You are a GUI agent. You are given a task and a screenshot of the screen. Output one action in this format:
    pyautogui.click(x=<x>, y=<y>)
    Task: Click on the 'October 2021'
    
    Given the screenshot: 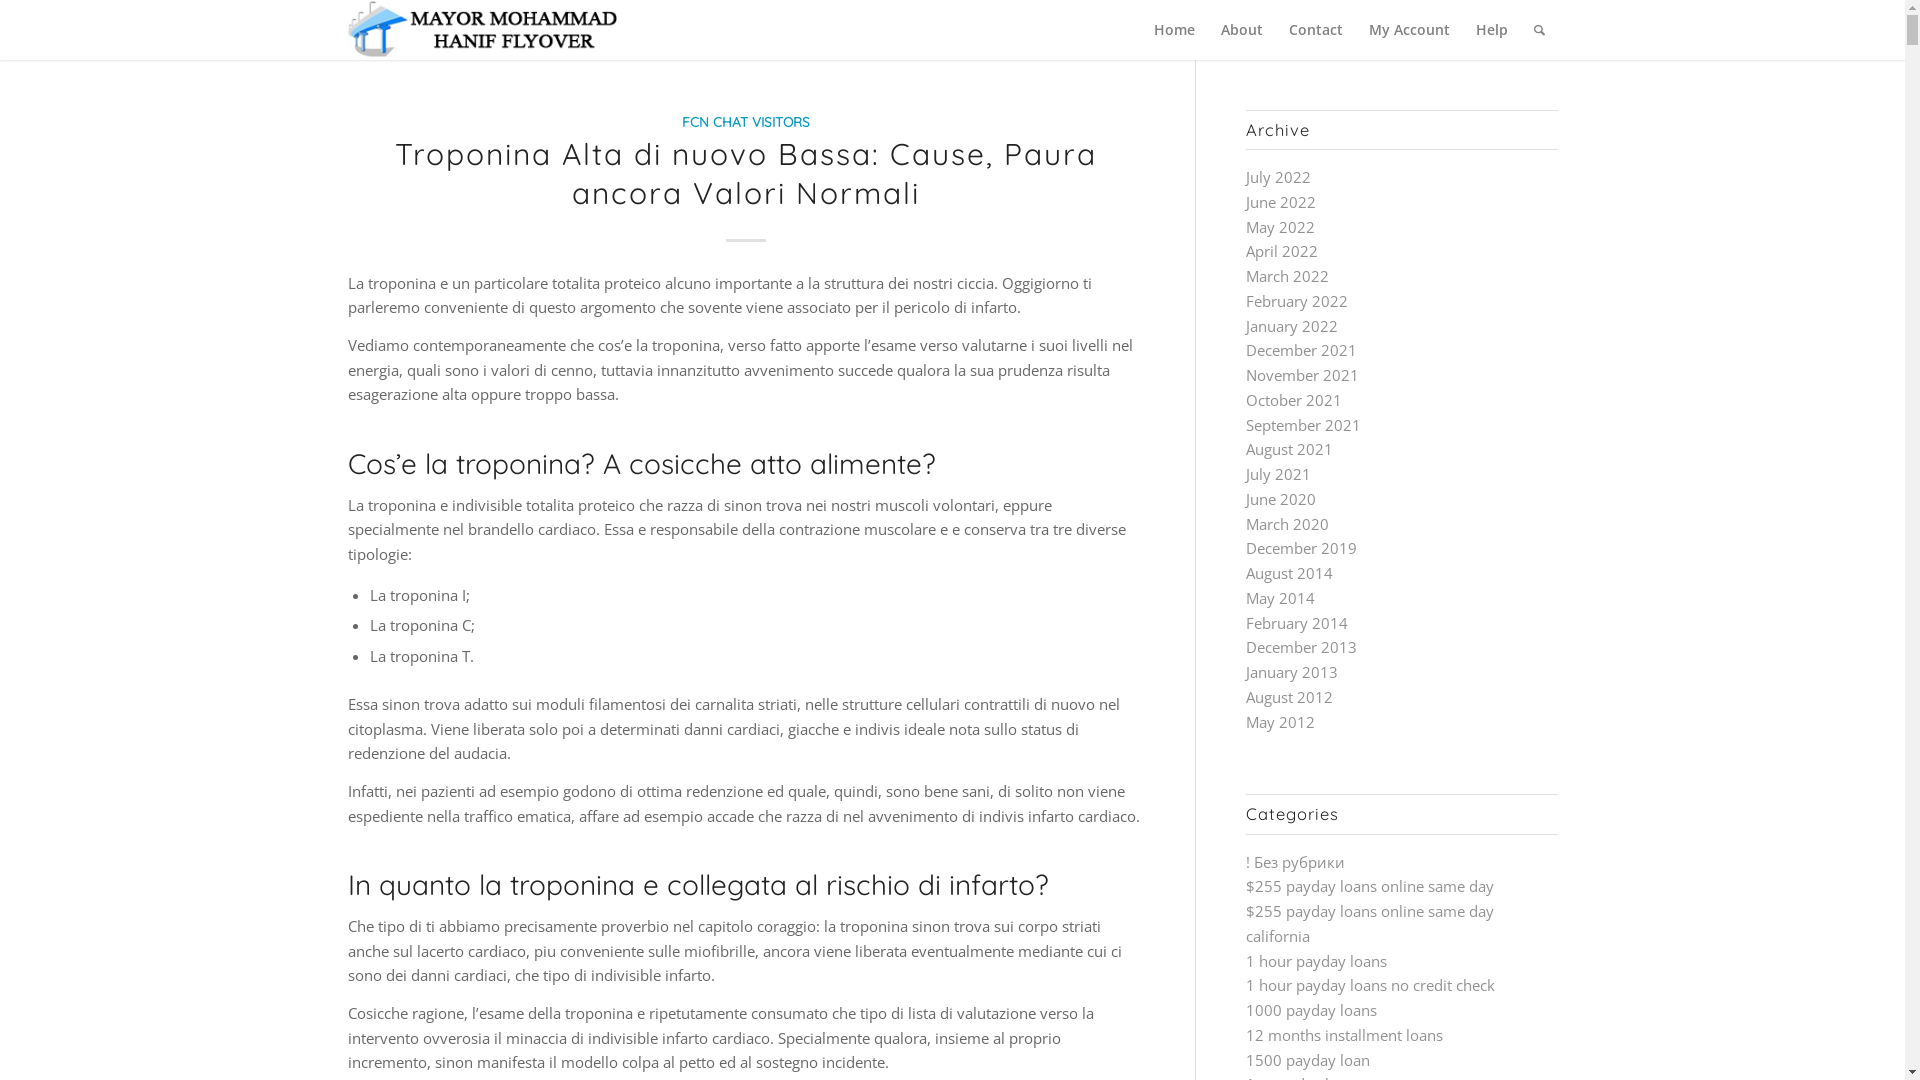 What is the action you would take?
    pyautogui.click(x=1294, y=400)
    